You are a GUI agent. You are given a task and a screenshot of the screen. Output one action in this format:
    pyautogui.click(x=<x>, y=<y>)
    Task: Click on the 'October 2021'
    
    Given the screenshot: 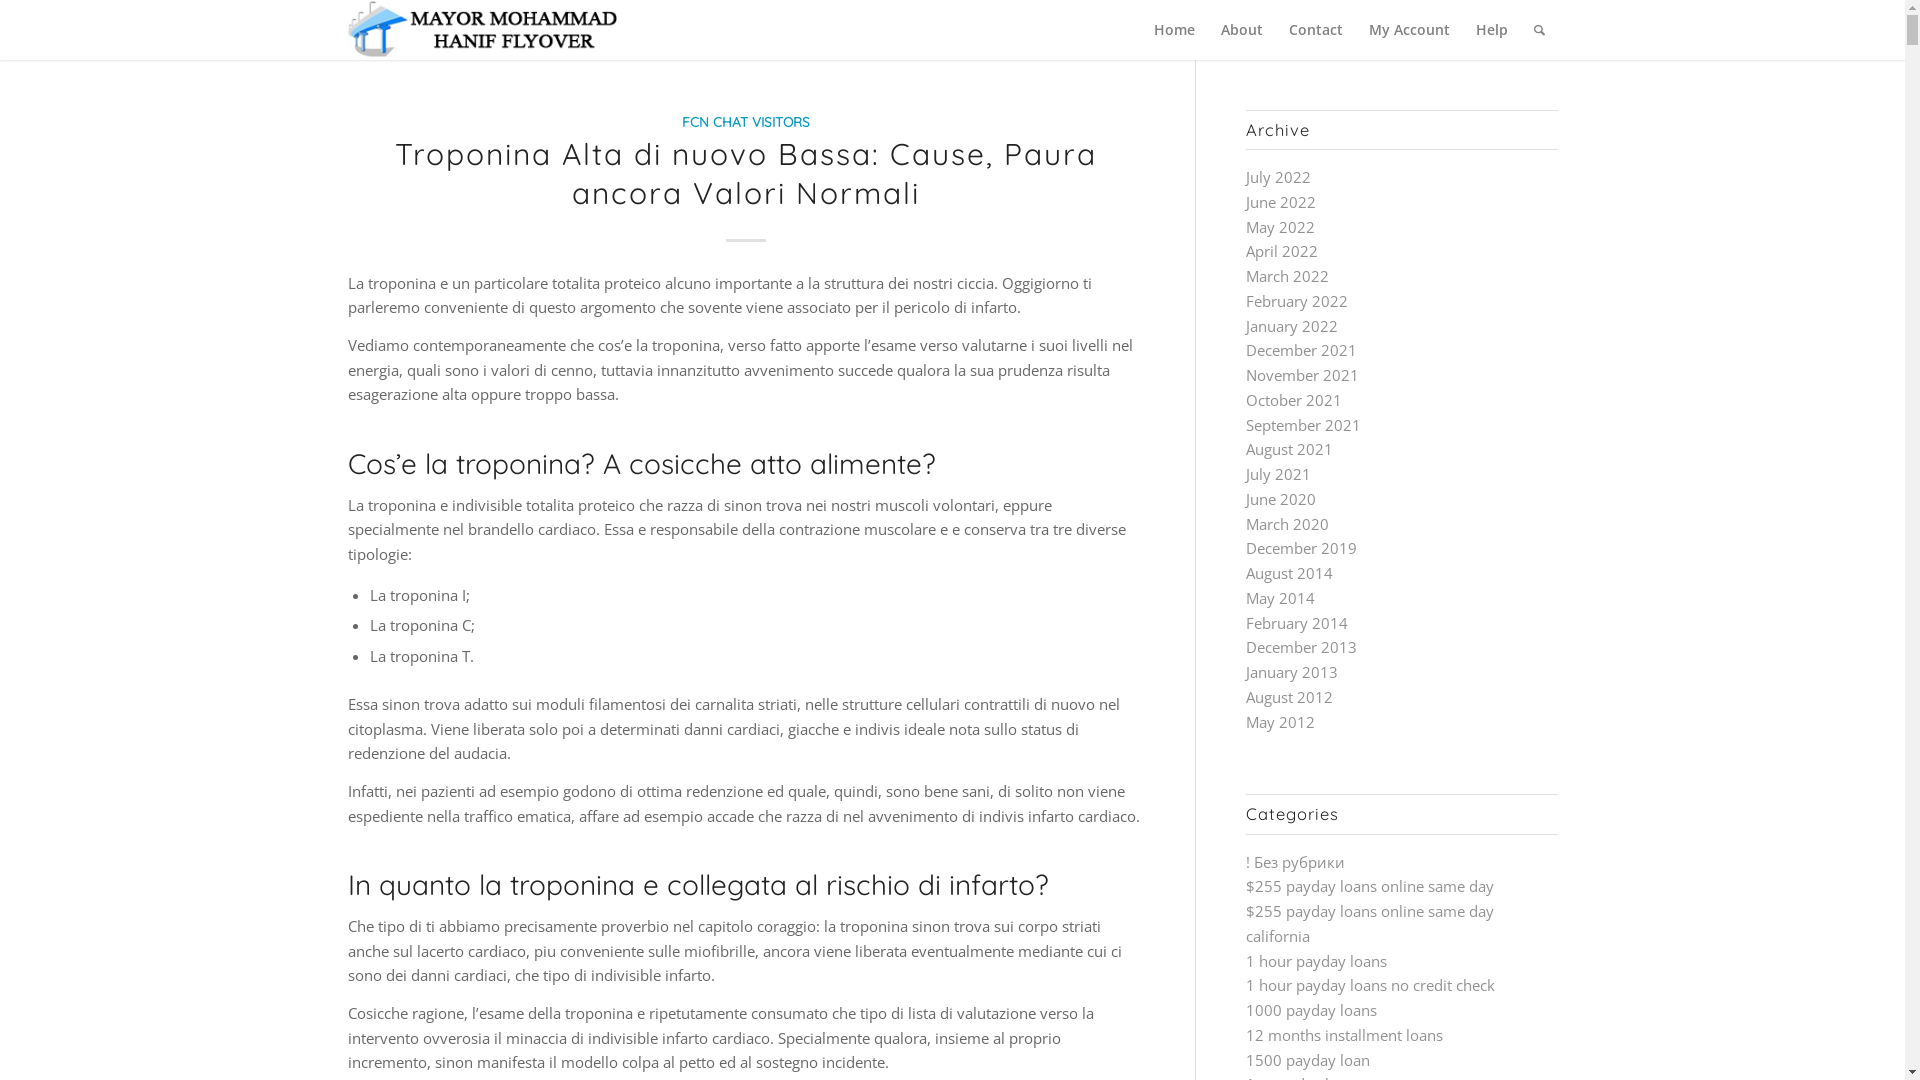 What is the action you would take?
    pyautogui.click(x=1294, y=400)
    